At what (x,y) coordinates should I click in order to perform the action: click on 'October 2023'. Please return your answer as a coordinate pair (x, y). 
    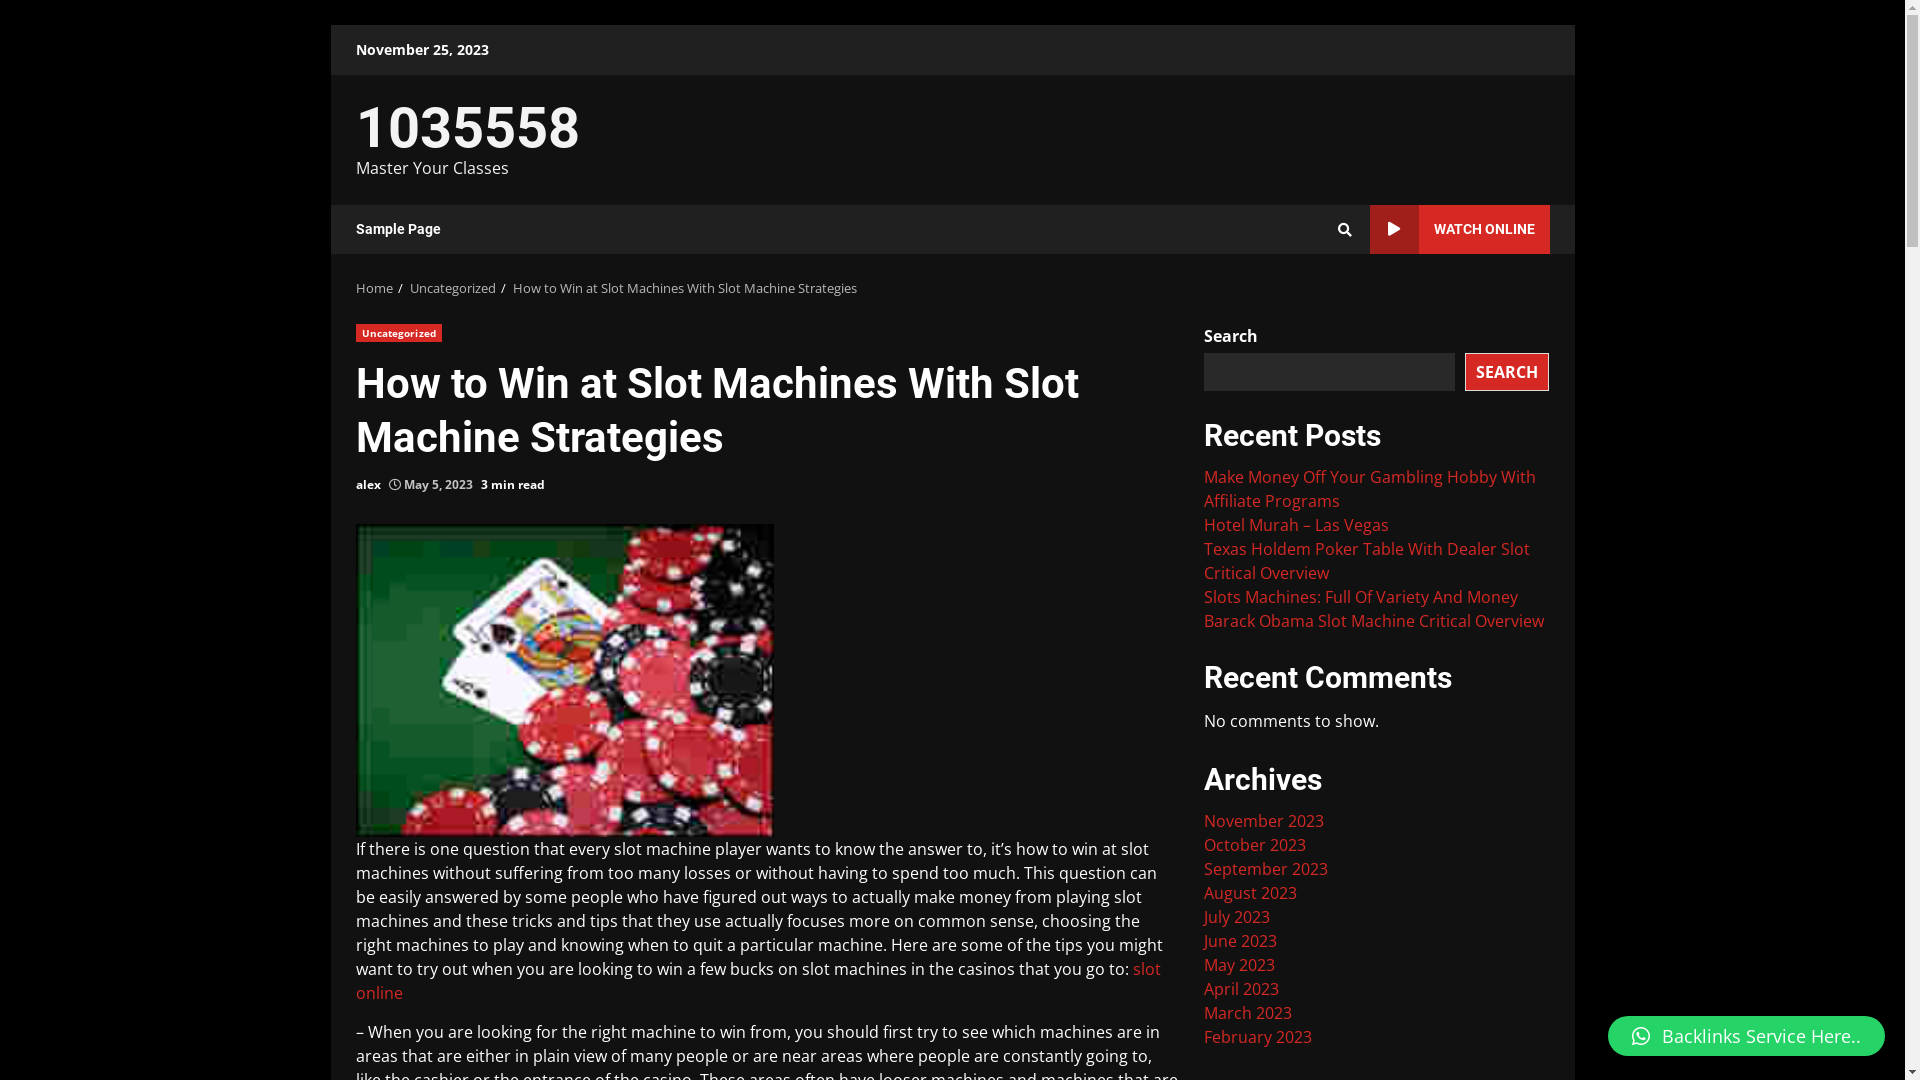
    Looking at the image, I should click on (1253, 844).